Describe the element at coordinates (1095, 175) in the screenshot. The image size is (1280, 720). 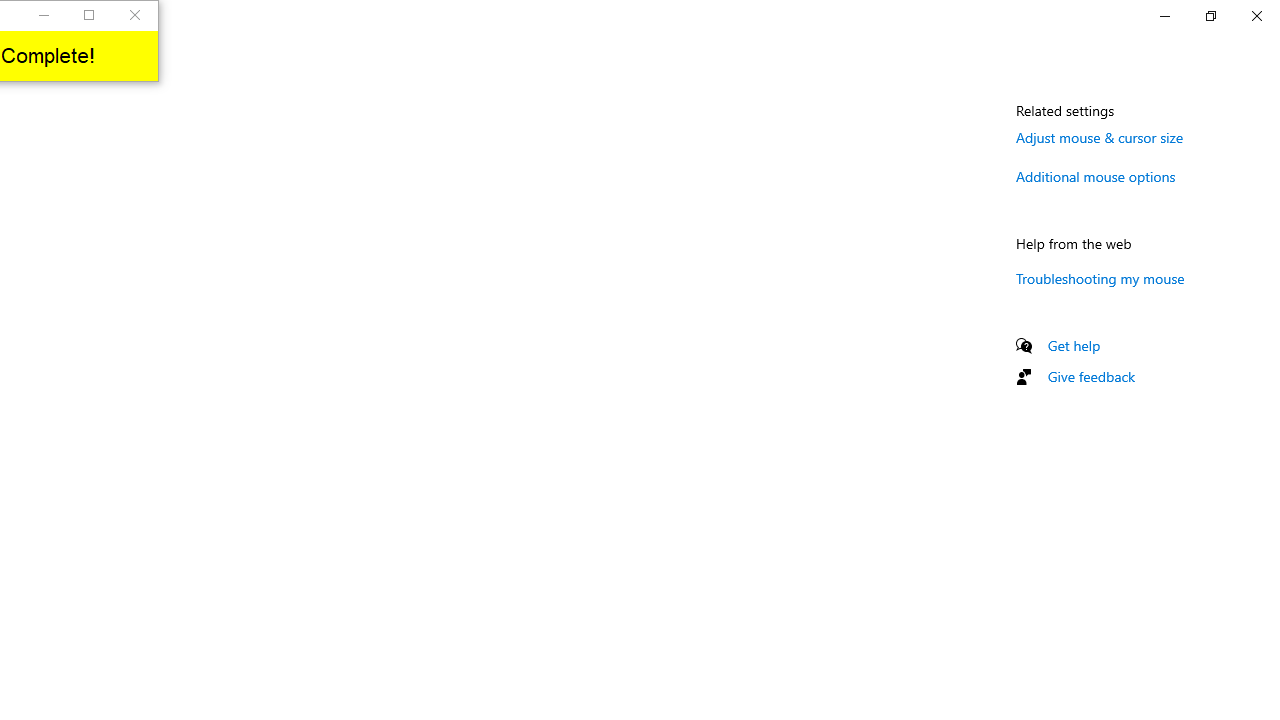
I see `'Additional mouse options'` at that location.